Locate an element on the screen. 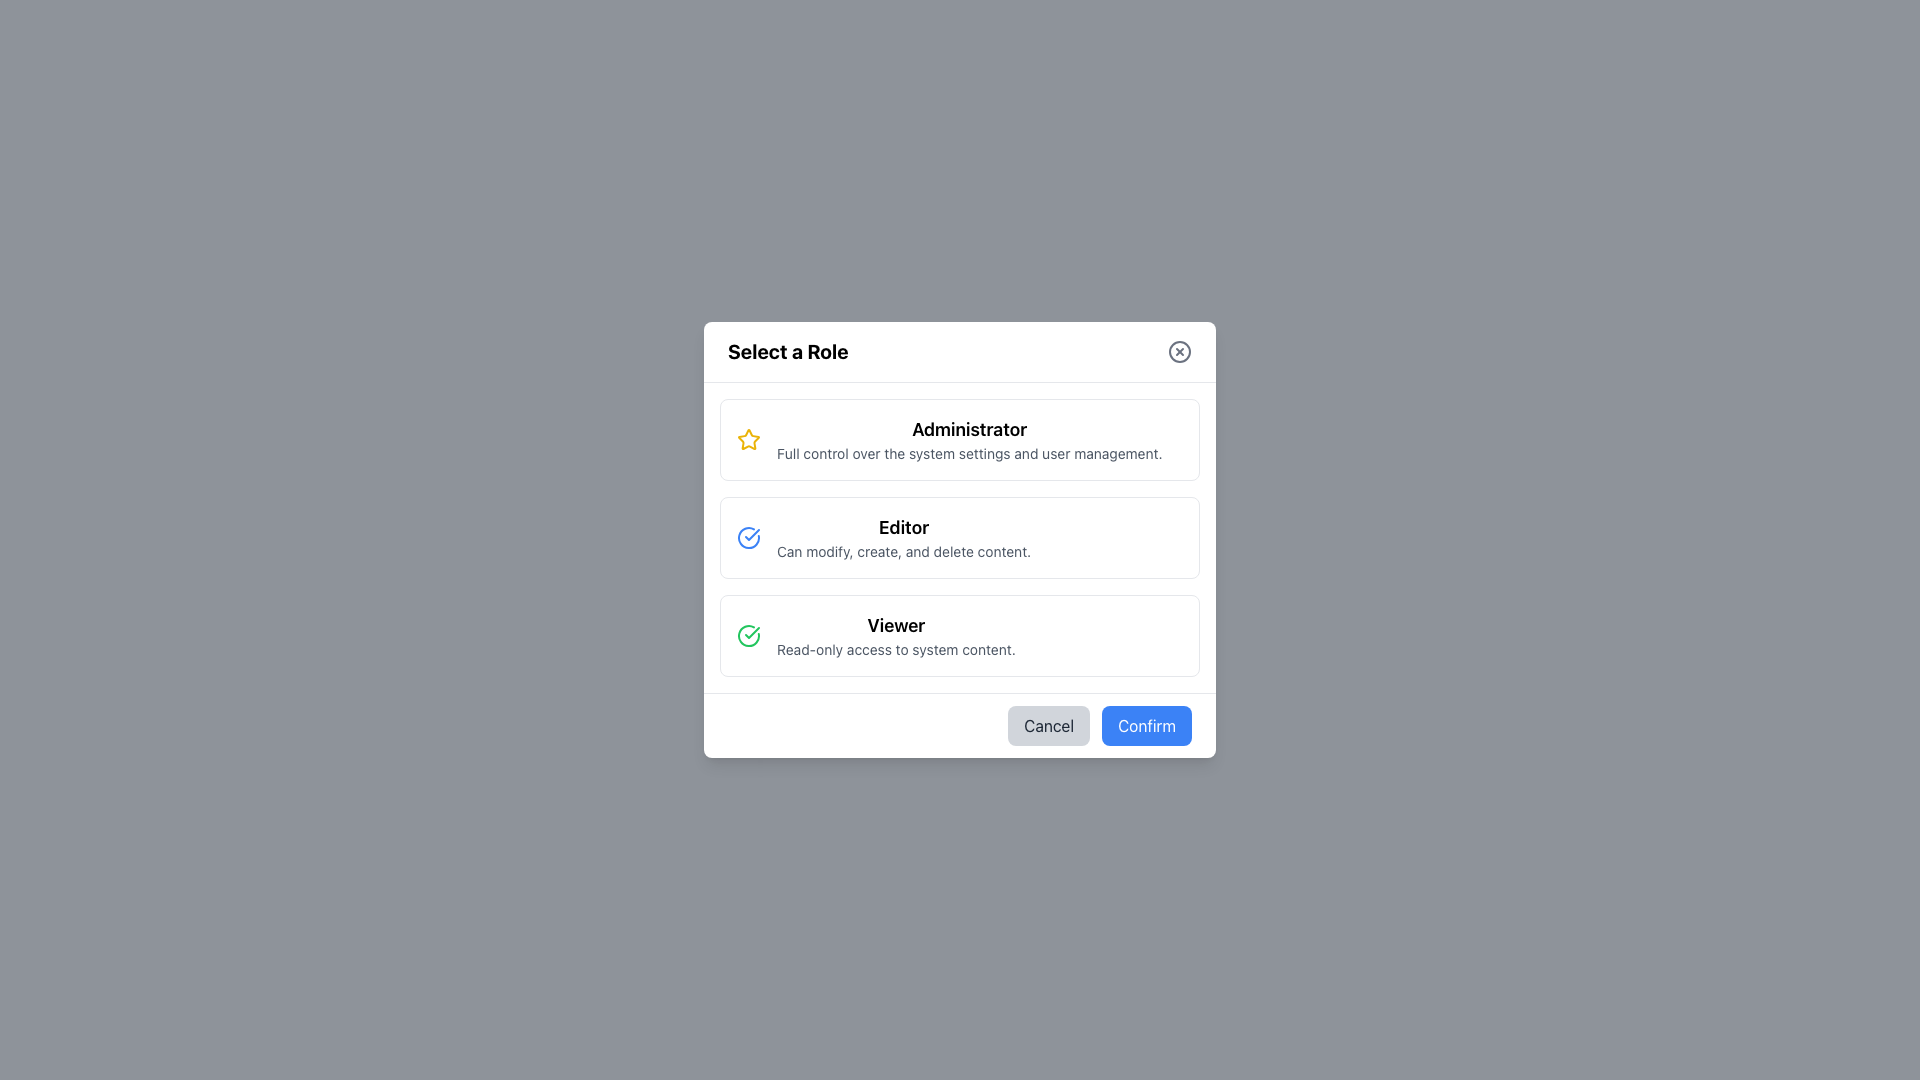 The height and width of the screenshot is (1080, 1920). the topmost Selectable Role Card in the 'Select a Role' modal is located at coordinates (960, 438).